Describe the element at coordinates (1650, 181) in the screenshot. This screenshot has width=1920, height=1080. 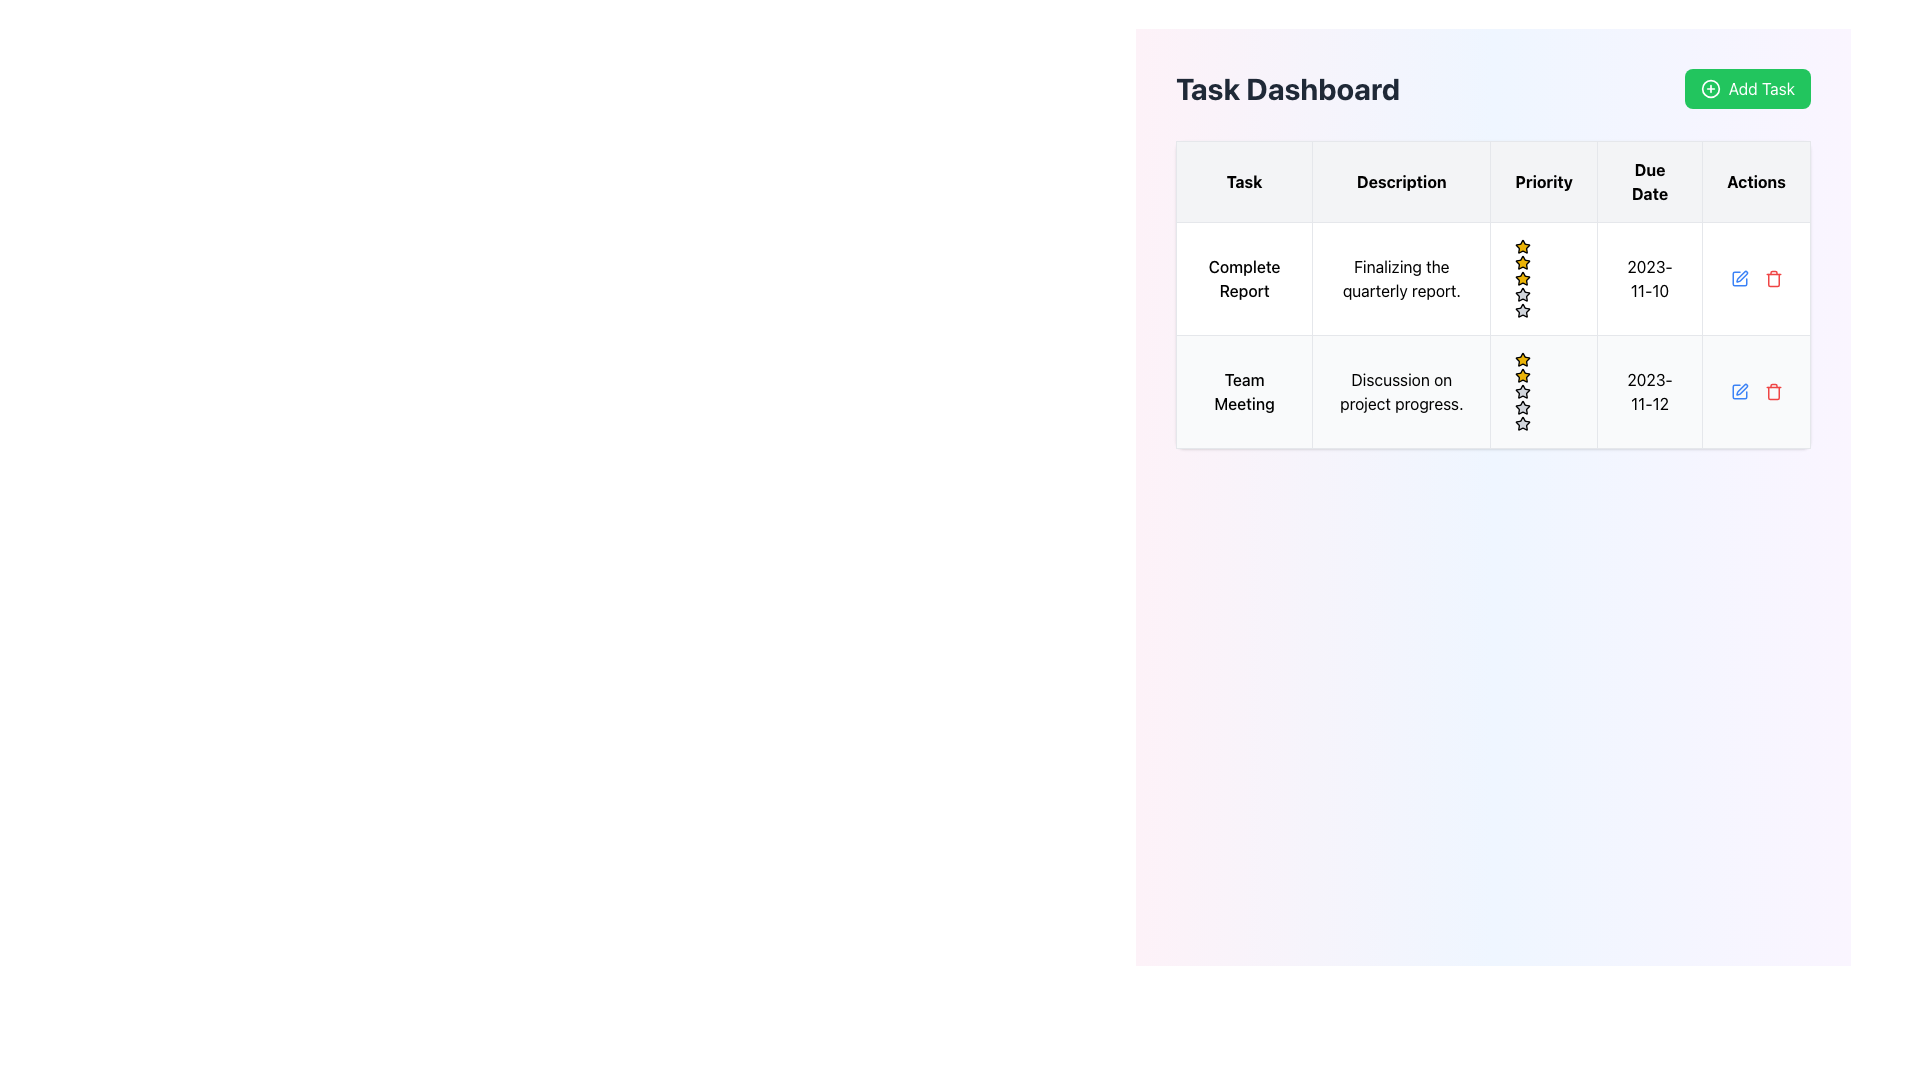
I see `the 'Due Date' table header cell, which is styled as a bold table heading and is located in the fourth column of the table header row` at that location.